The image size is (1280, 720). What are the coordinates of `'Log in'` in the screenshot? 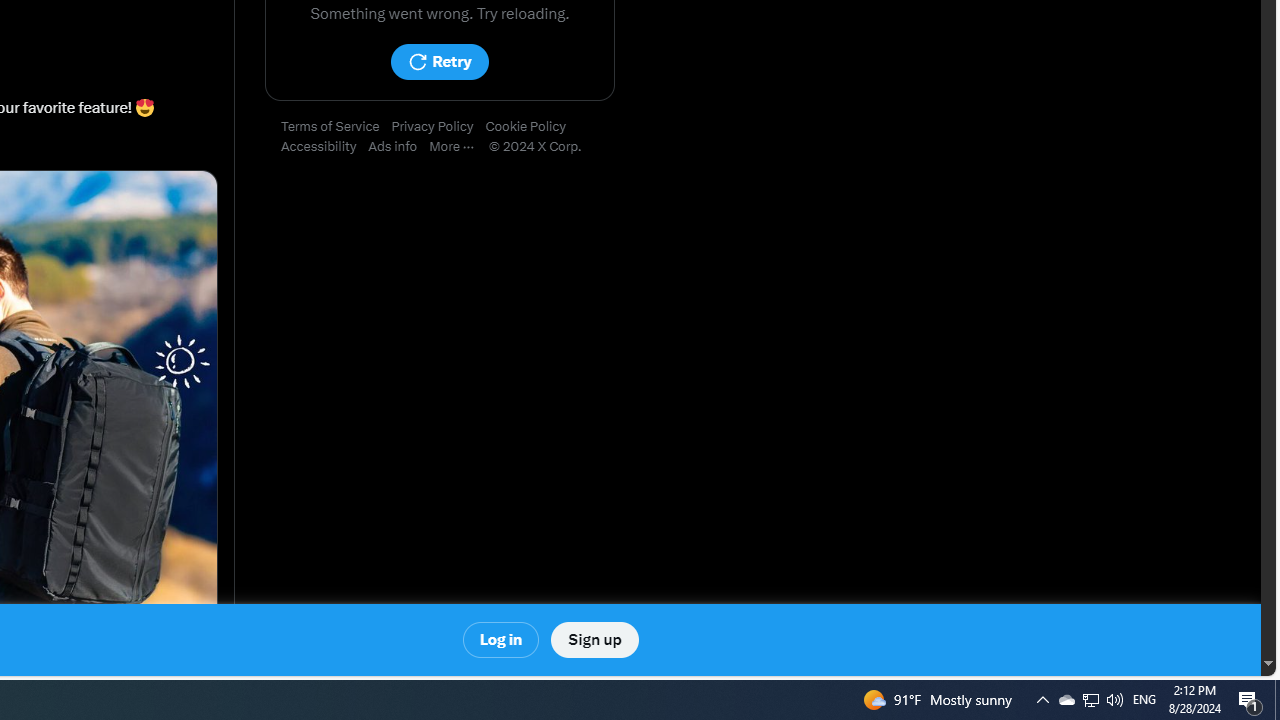 It's located at (501, 640).